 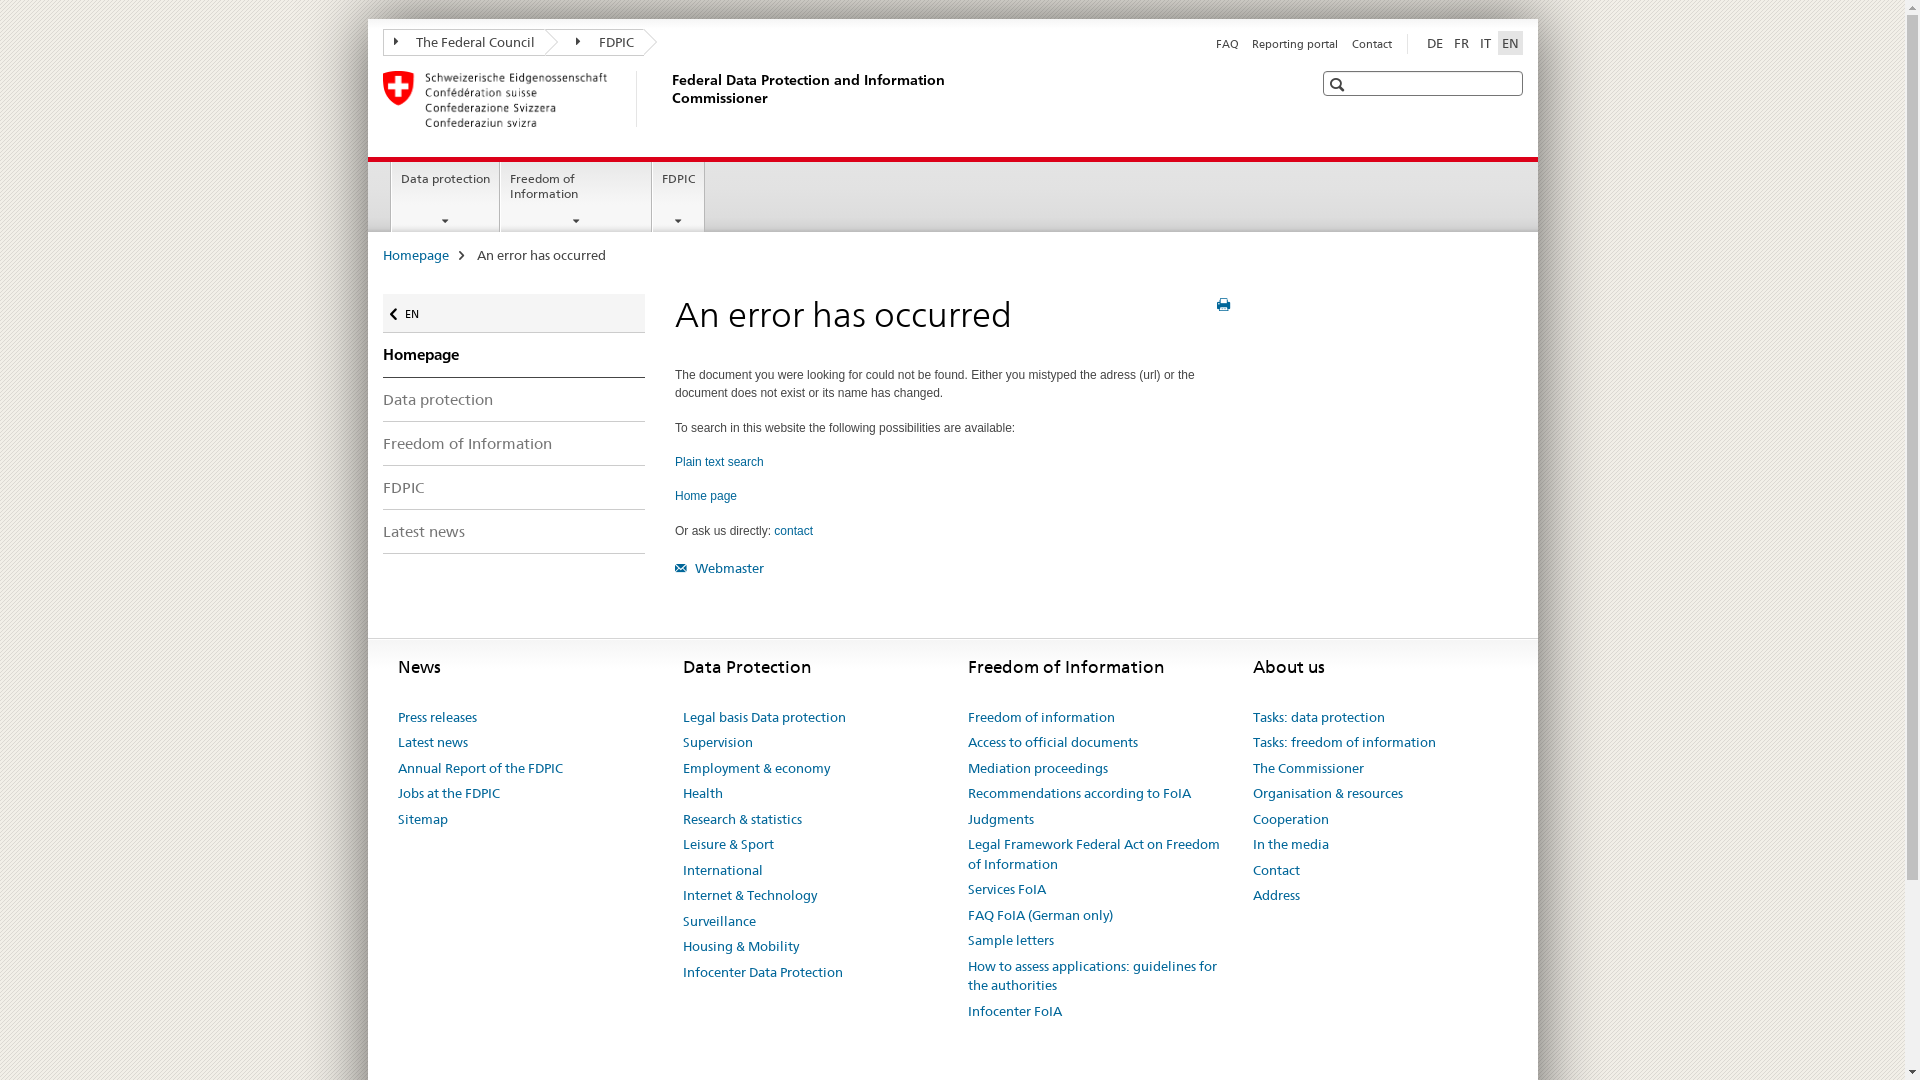 What do you see at coordinates (1094, 975) in the screenshot?
I see `'How to assess applications: guidelines for the authorities'` at bounding box center [1094, 975].